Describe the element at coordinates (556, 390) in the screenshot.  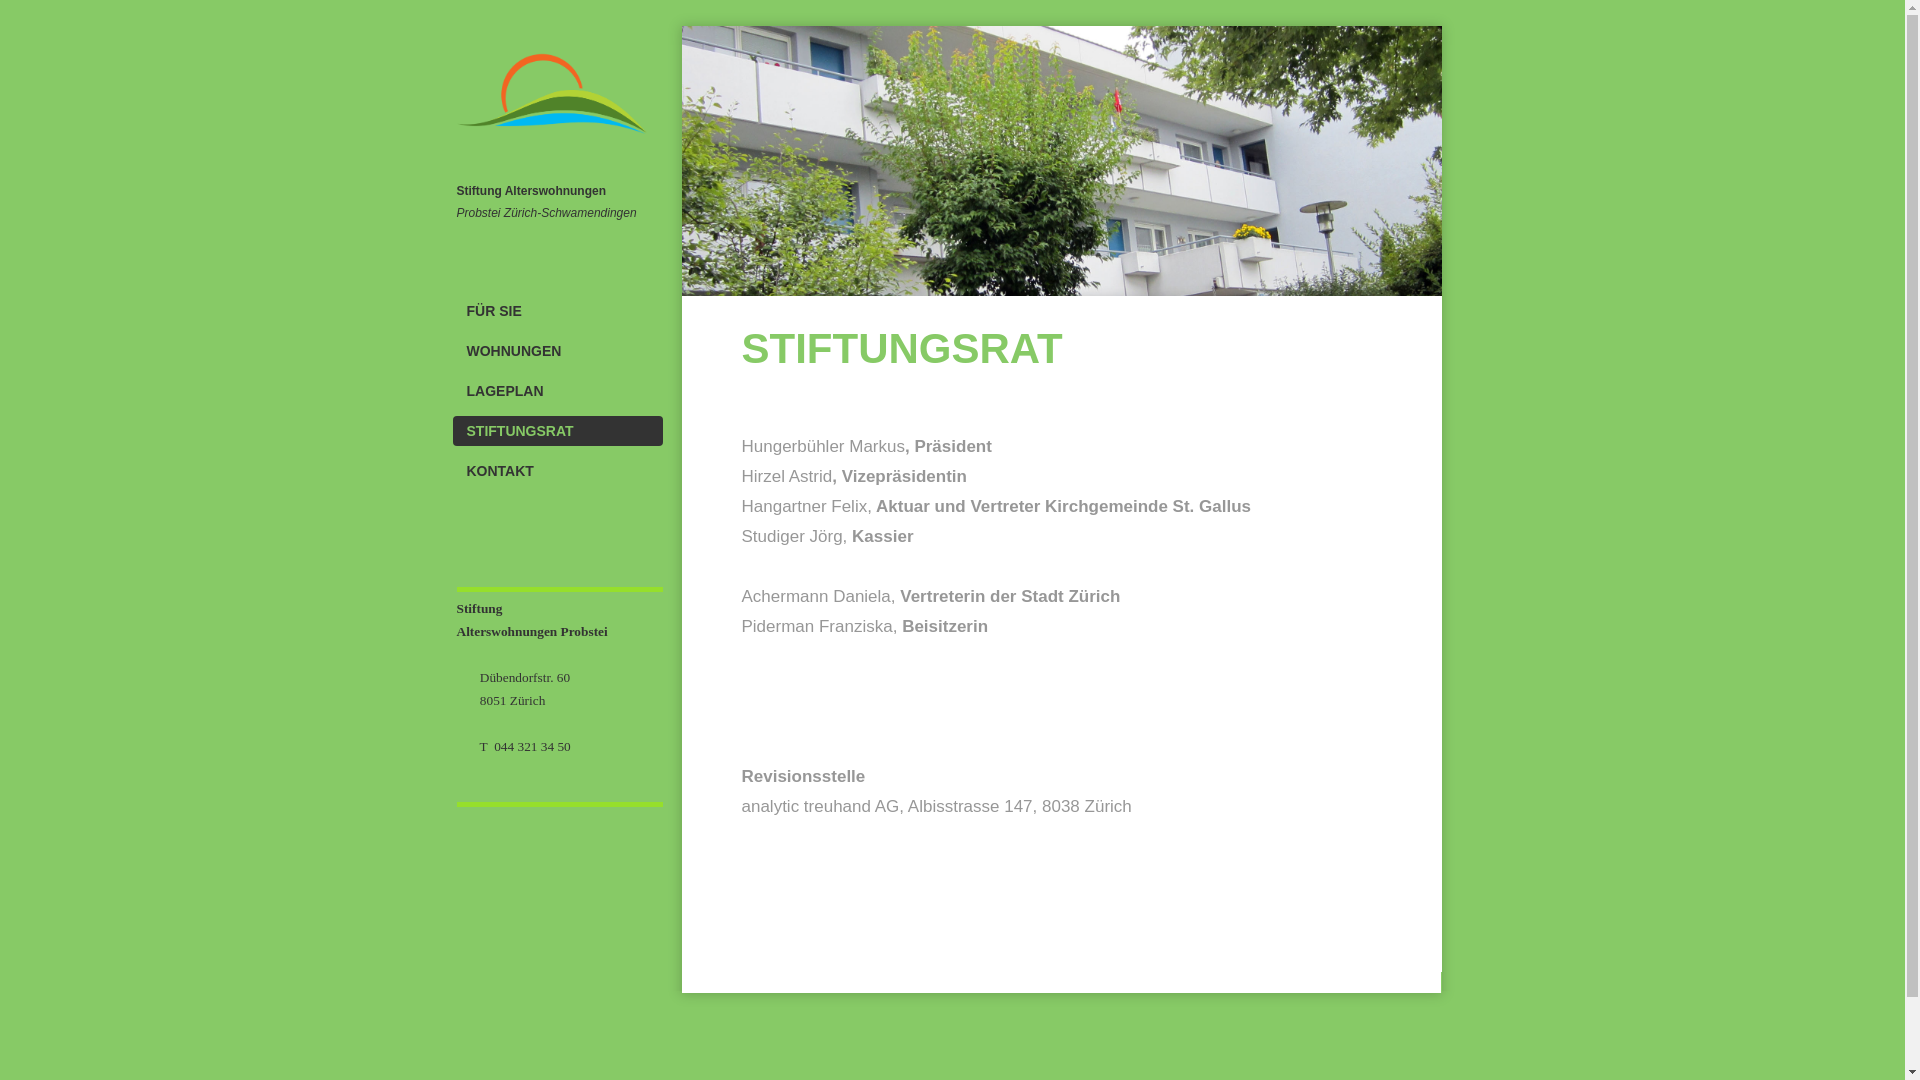
I see `'LAGEPLAN'` at that location.